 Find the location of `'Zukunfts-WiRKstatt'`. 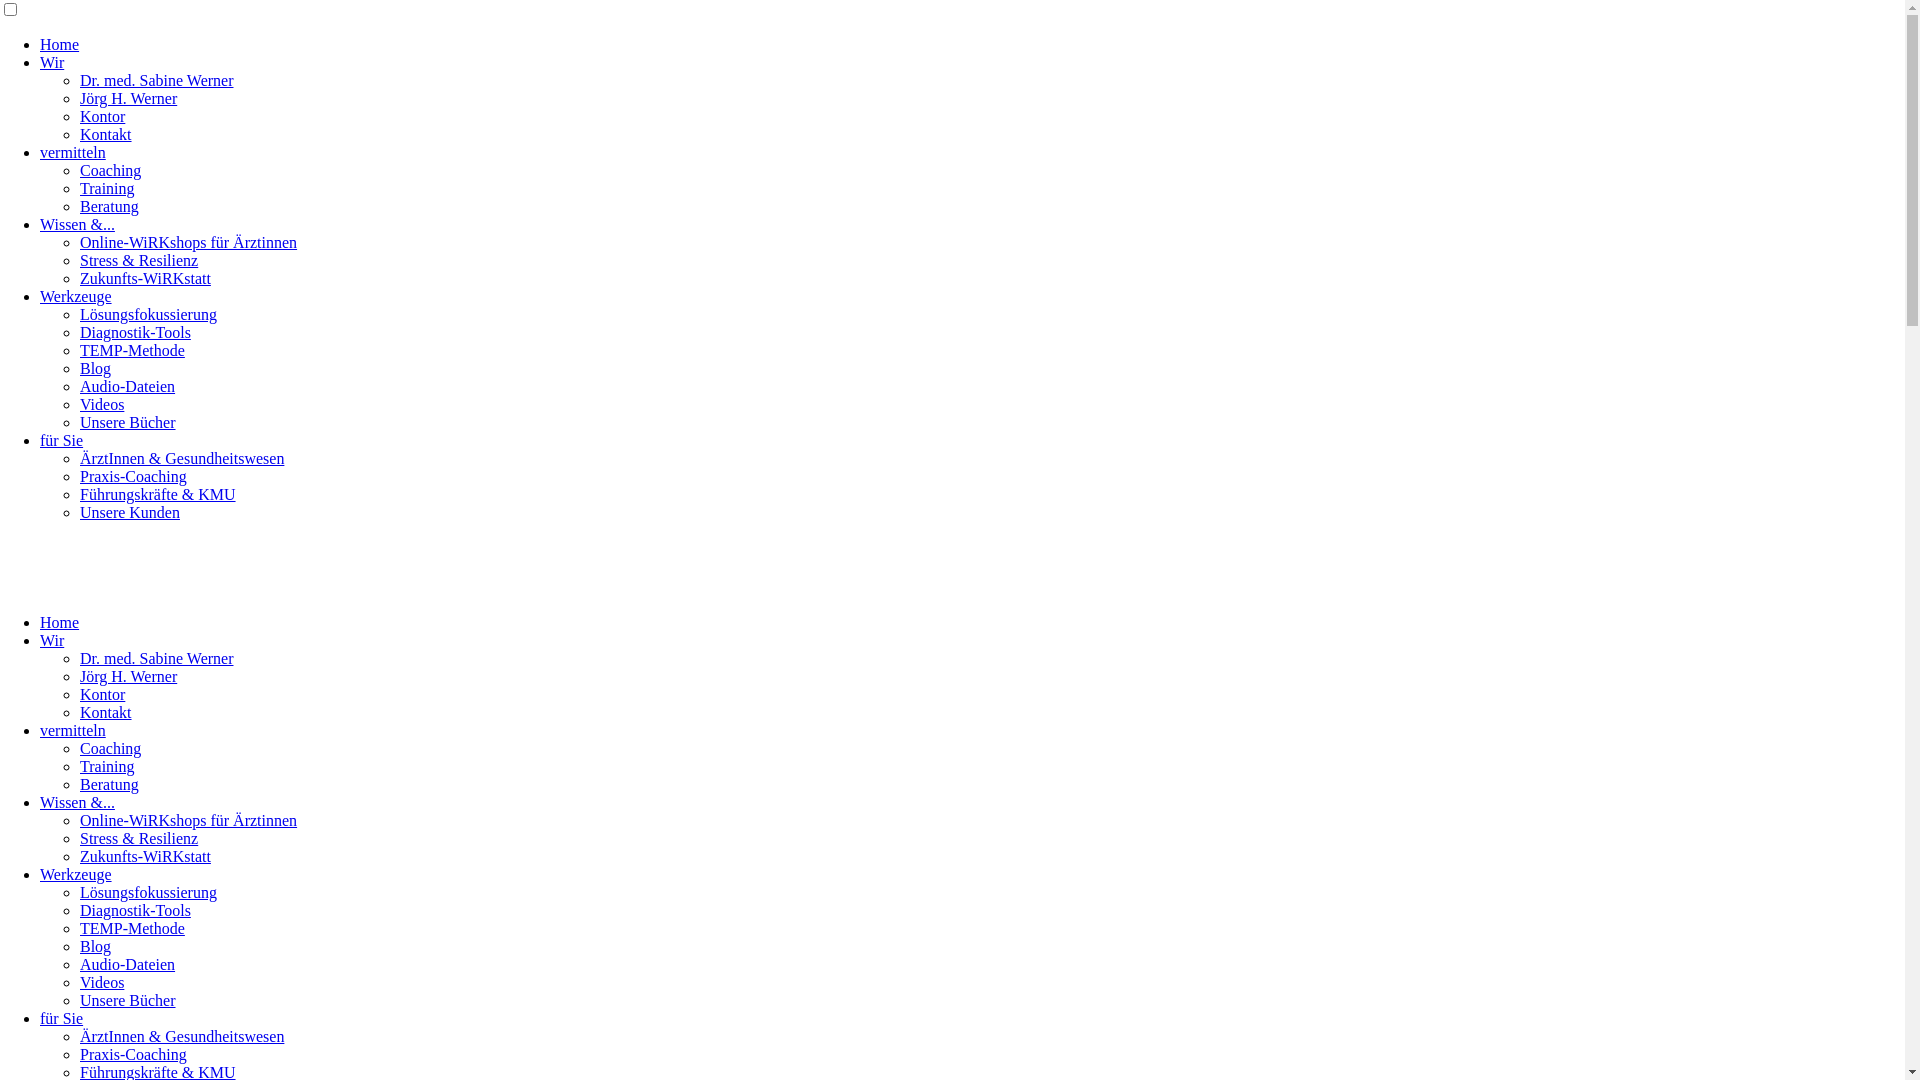

'Zukunfts-WiRKstatt' is located at coordinates (144, 855).